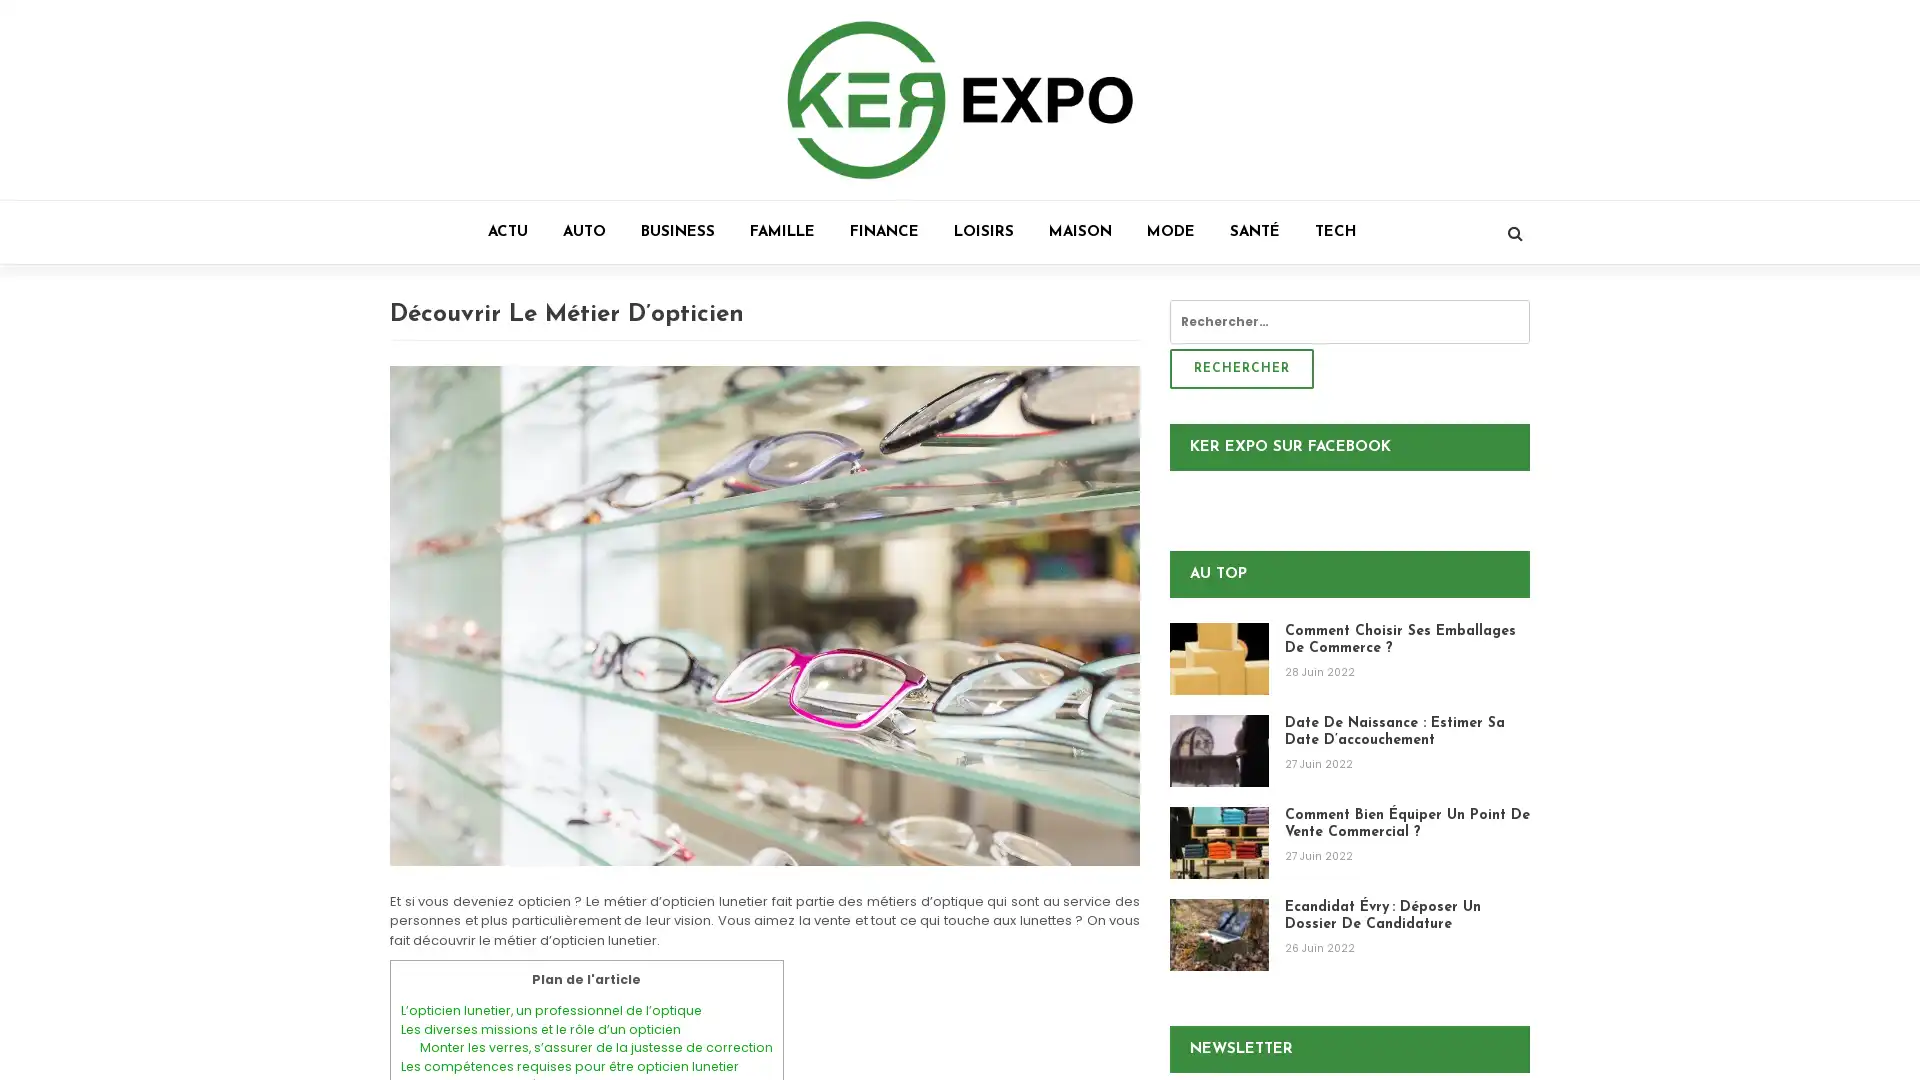 Image resolution: width=1920 pixels, height=1080 pixels. What do you see at coordinates (1241, 369) in the screenshot?
I see `Rechercher` at bounding box center [1241, 369].